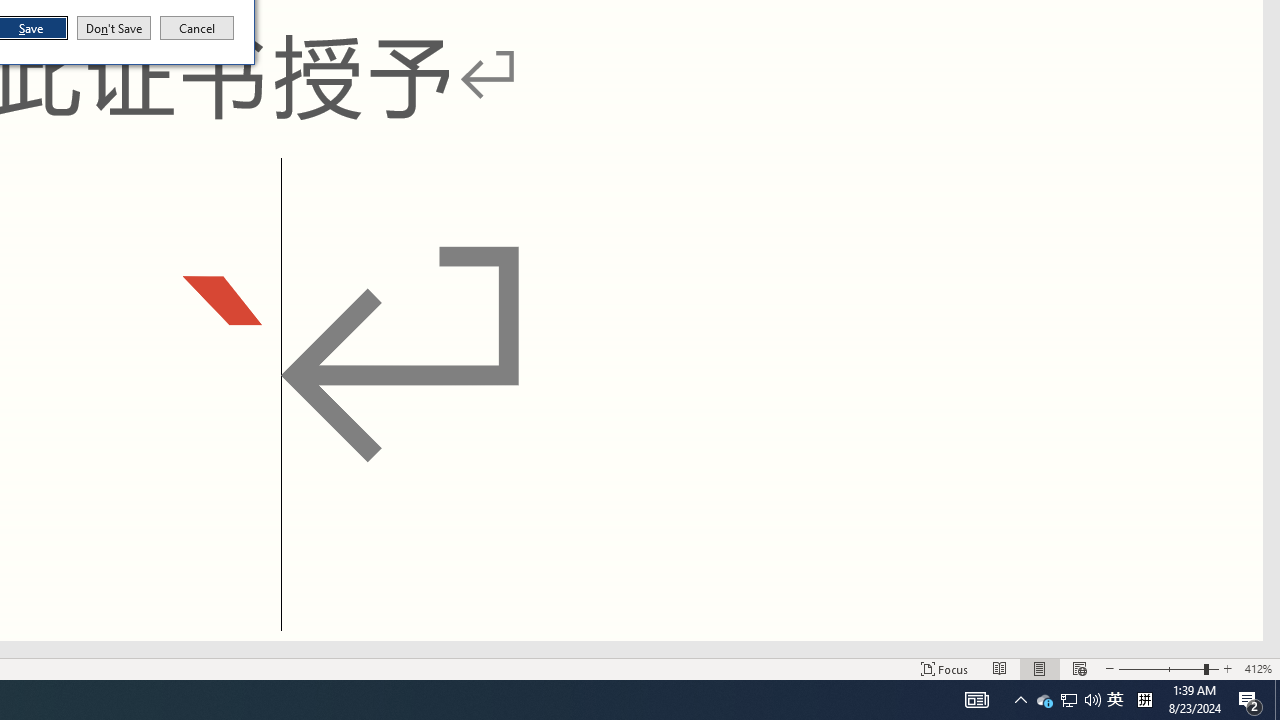  What do you see at coordinates (1257, 669) in the screenshot?
I see `'Zoom 412%'` at bounding box center [1257, 669].